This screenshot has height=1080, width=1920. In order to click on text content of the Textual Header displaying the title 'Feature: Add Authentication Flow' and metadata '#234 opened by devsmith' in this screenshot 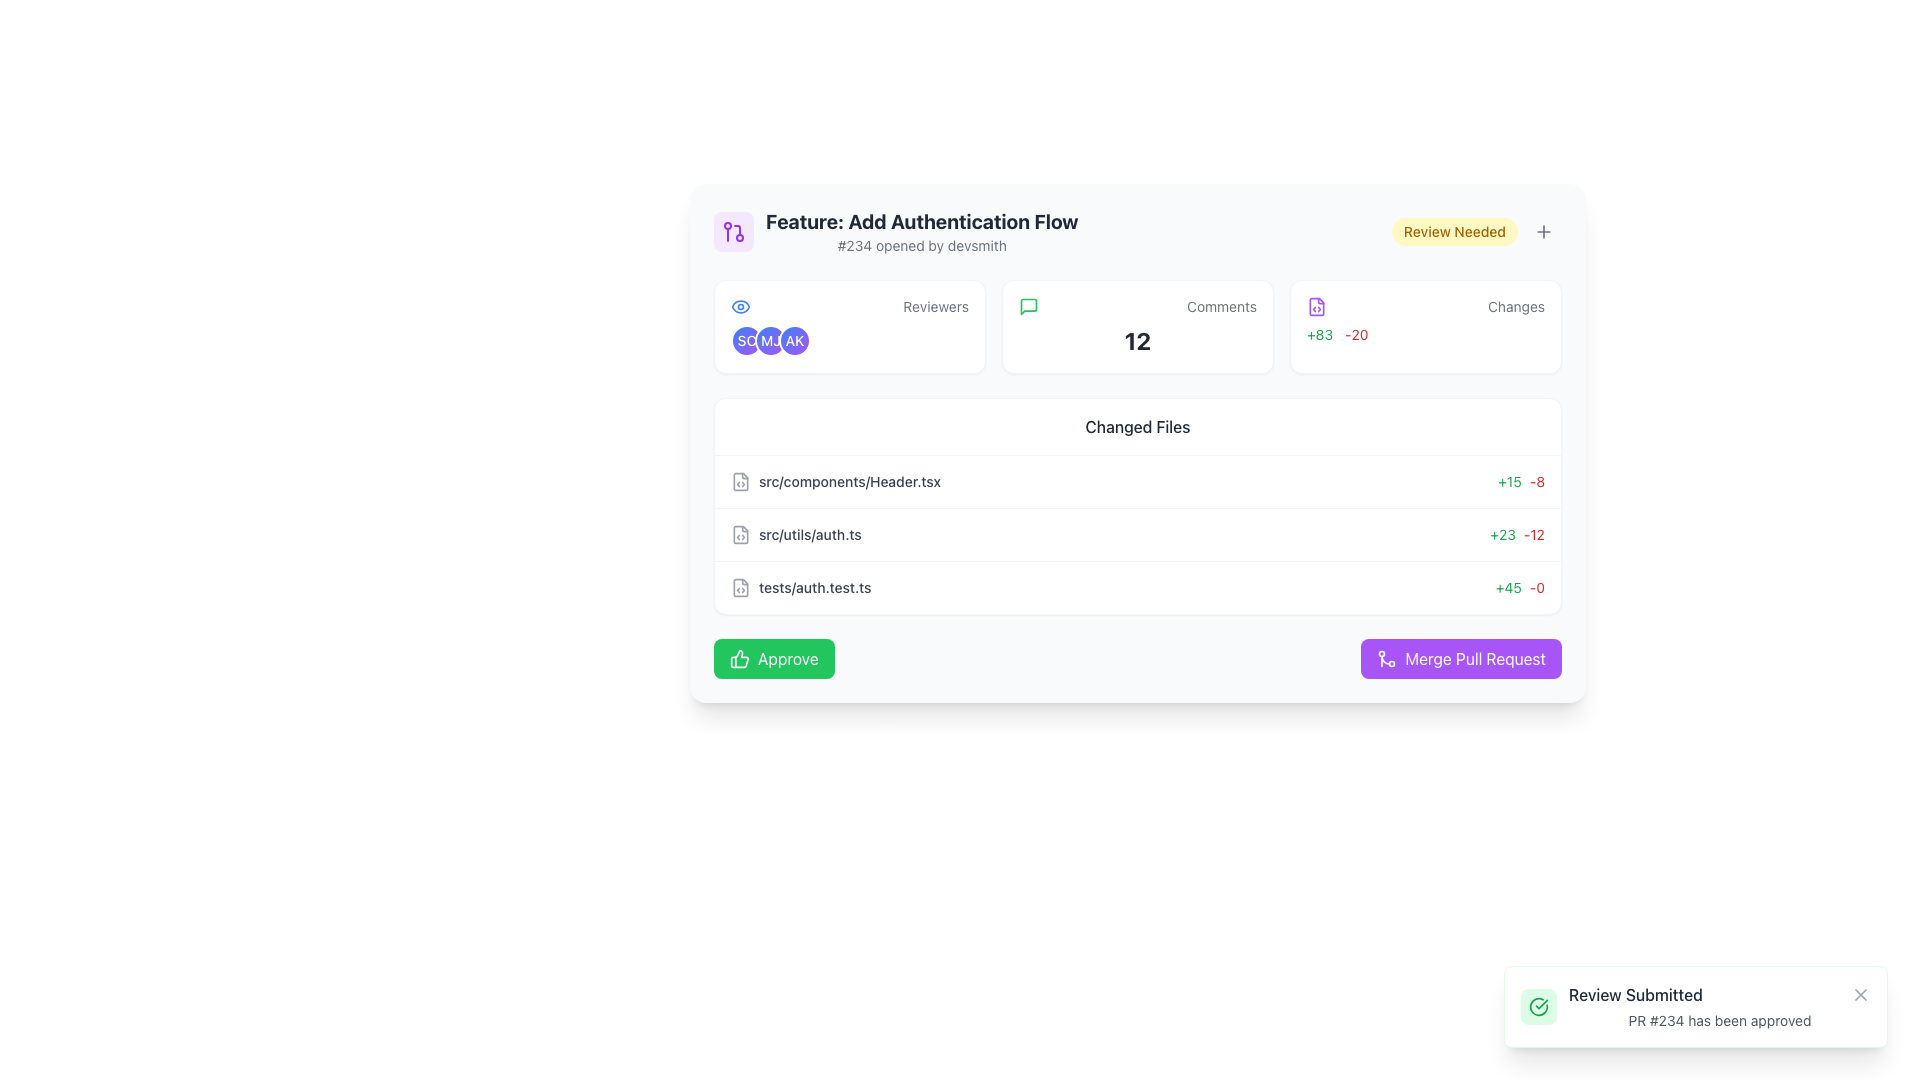, I will do `click(921, 230)`.